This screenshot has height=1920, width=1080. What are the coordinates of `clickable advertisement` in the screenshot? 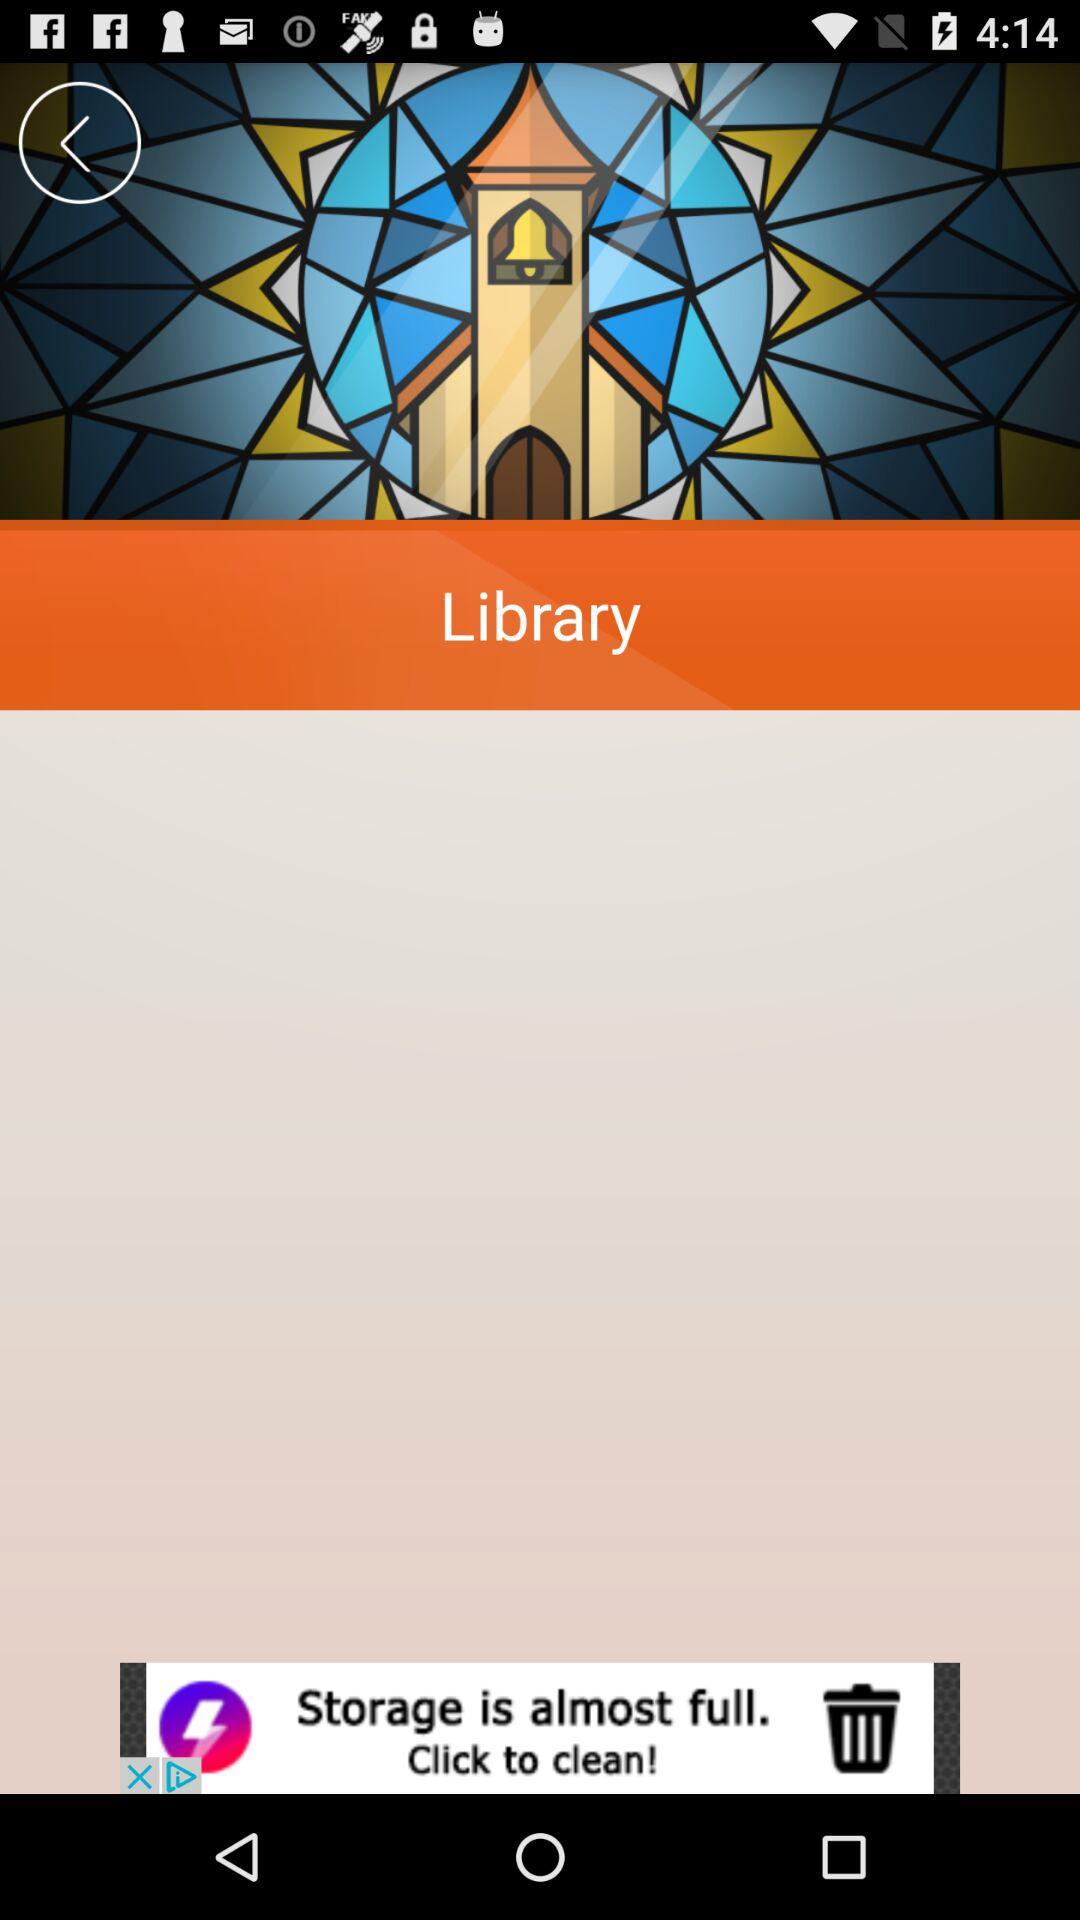 It's located at (540, 1727).